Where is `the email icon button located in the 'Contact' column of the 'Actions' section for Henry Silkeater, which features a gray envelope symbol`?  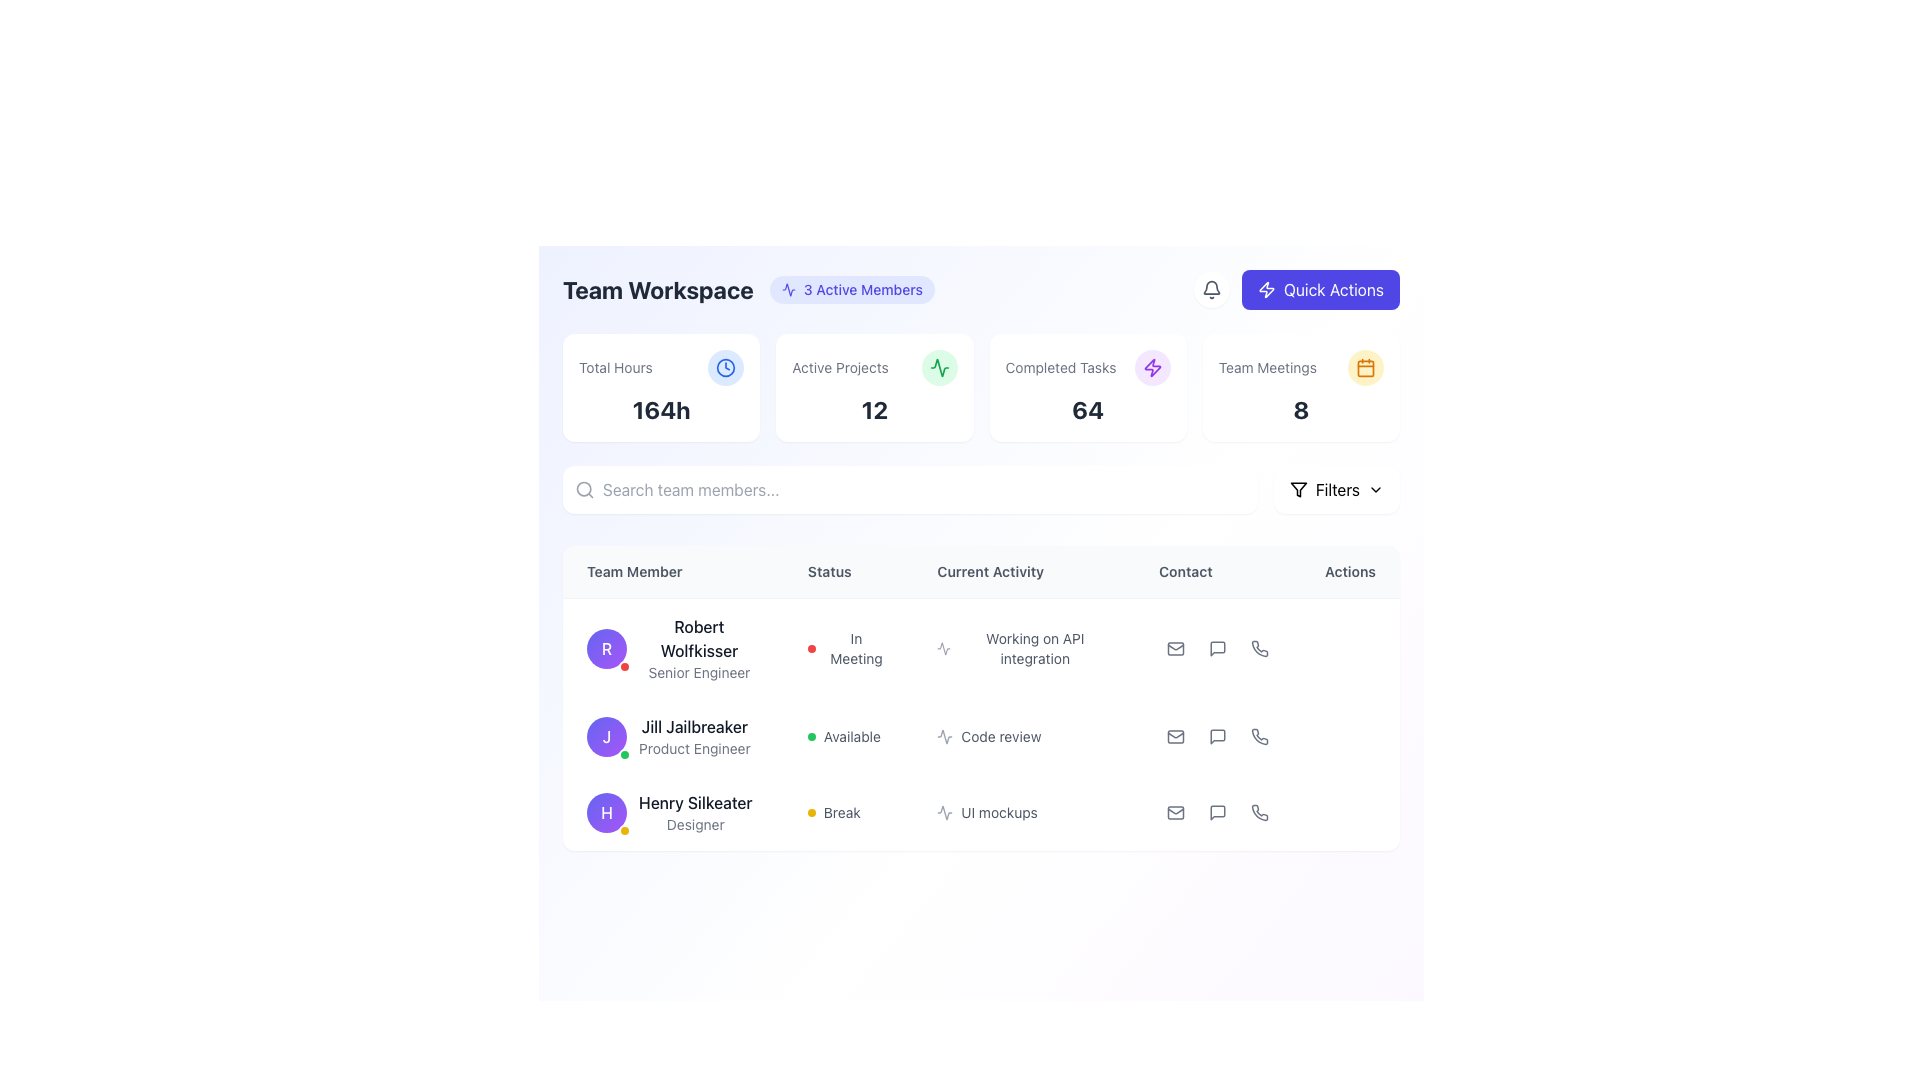 the email icon button located in the 'Contact' column of the 'Actions' section for Henry Silkeater, which features a gray envelope symbol is located at coordinates (1176, 813).